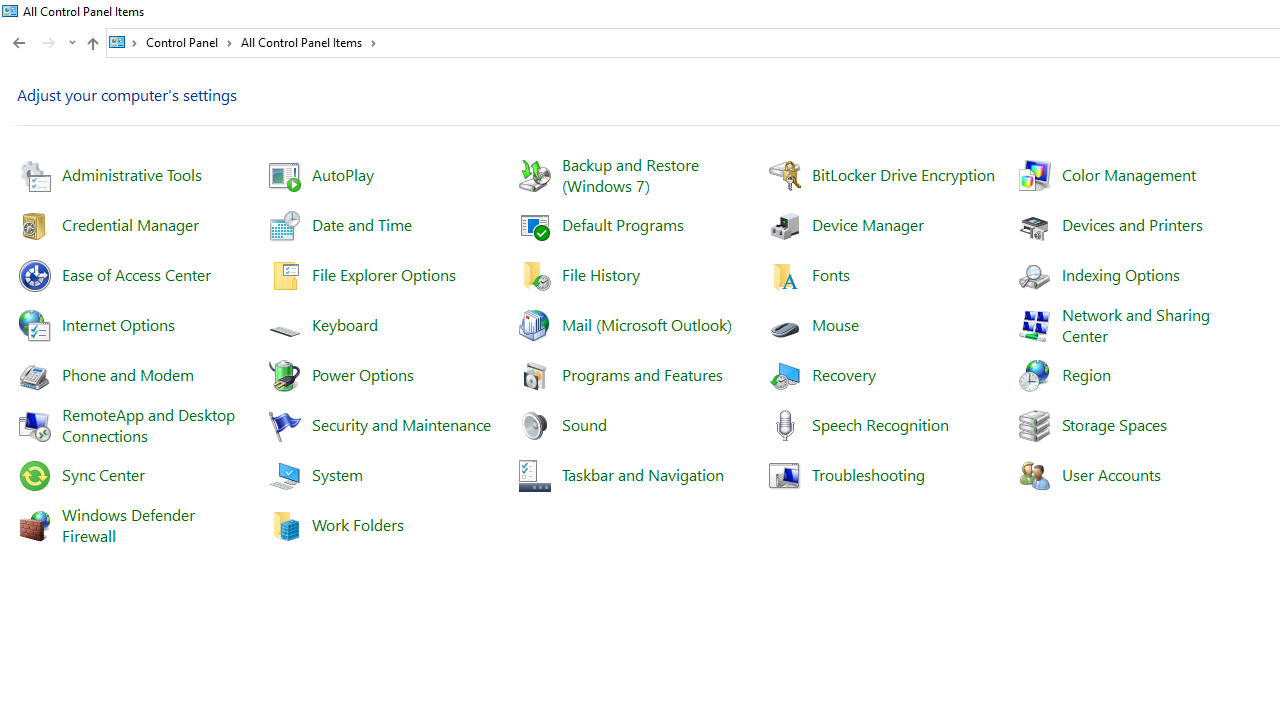 This screenshot has height=720, width=1280. What do you see at coordinates (400, 423) in the screenshot?
I see `'Security and Maintenance'` at bounding box center [400, 423].